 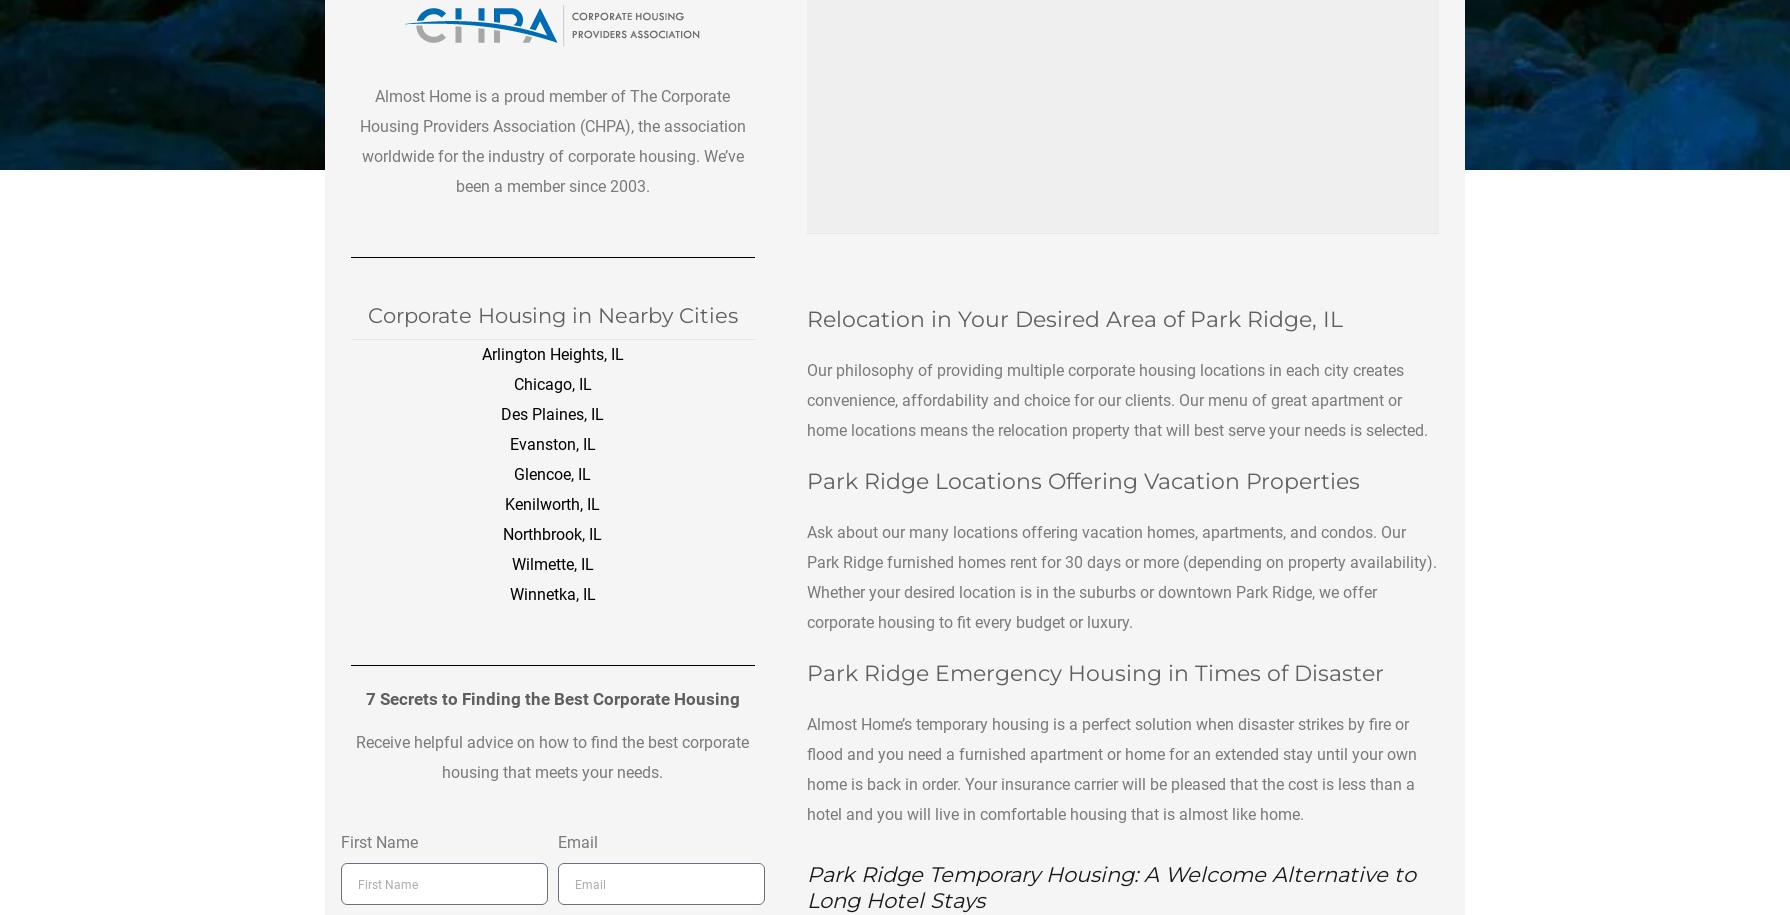 What do you see at coordinates (551, 533) in the screenshot?
I see `'Northbrook, IL'` at bounding box center [551, 533].